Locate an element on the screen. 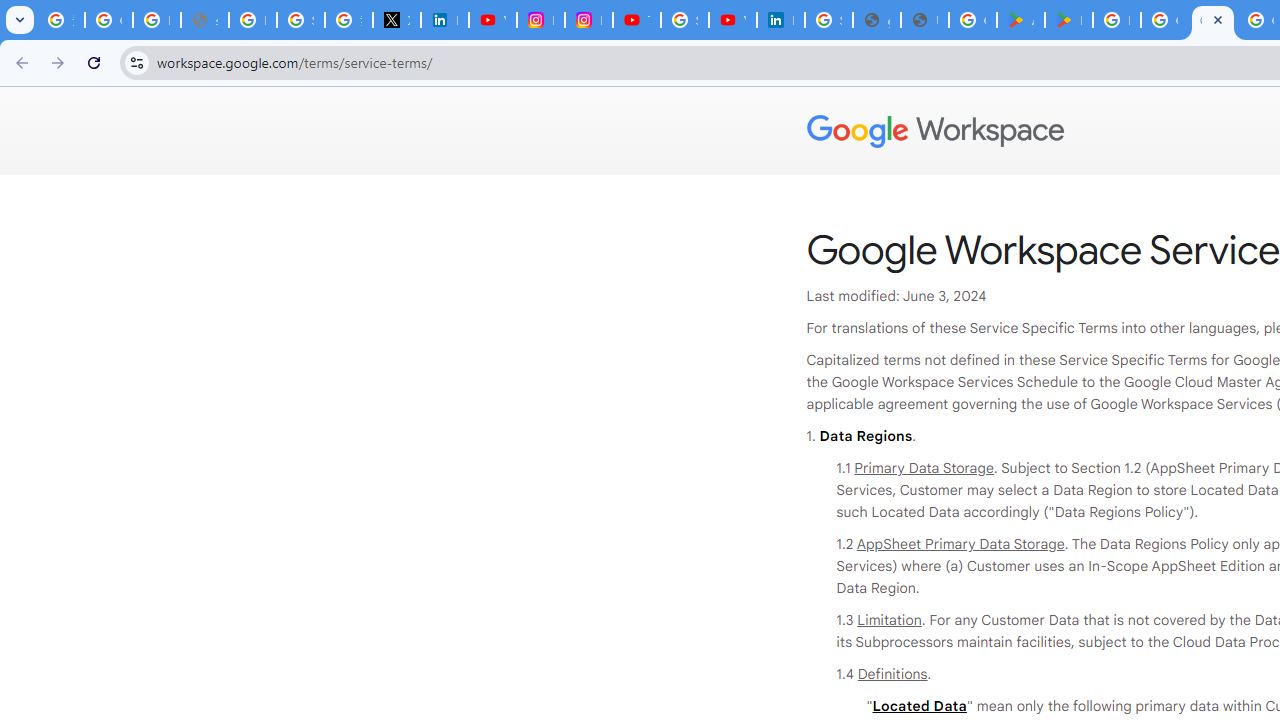 This screenshot has width=1280, height=720. 'Sign in - Google Accounts' is located at coordinates (299, 20).